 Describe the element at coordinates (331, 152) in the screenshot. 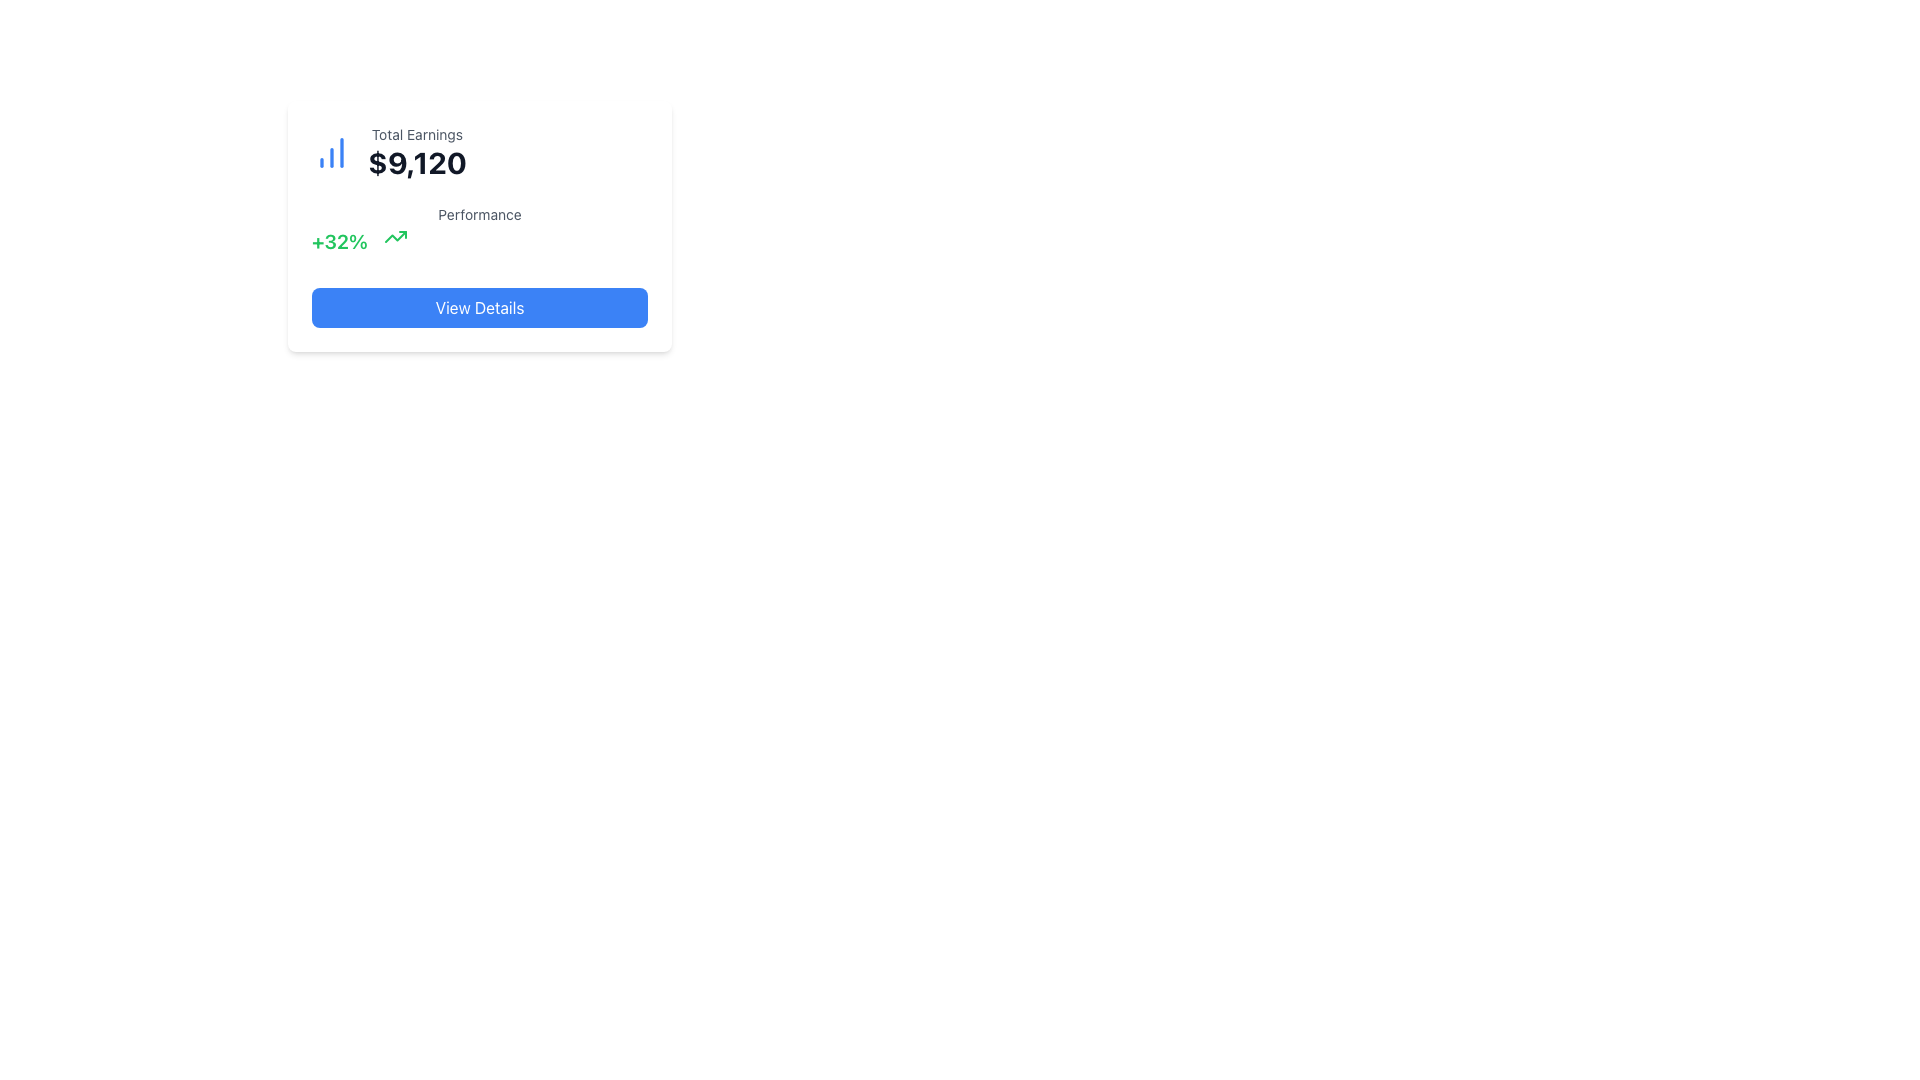

I see `the minimalistic blue bar chart icon located at the top-left corner of the card layout, which is adjacent to the text 'Total Earnings' and '$9,120'` at that location.